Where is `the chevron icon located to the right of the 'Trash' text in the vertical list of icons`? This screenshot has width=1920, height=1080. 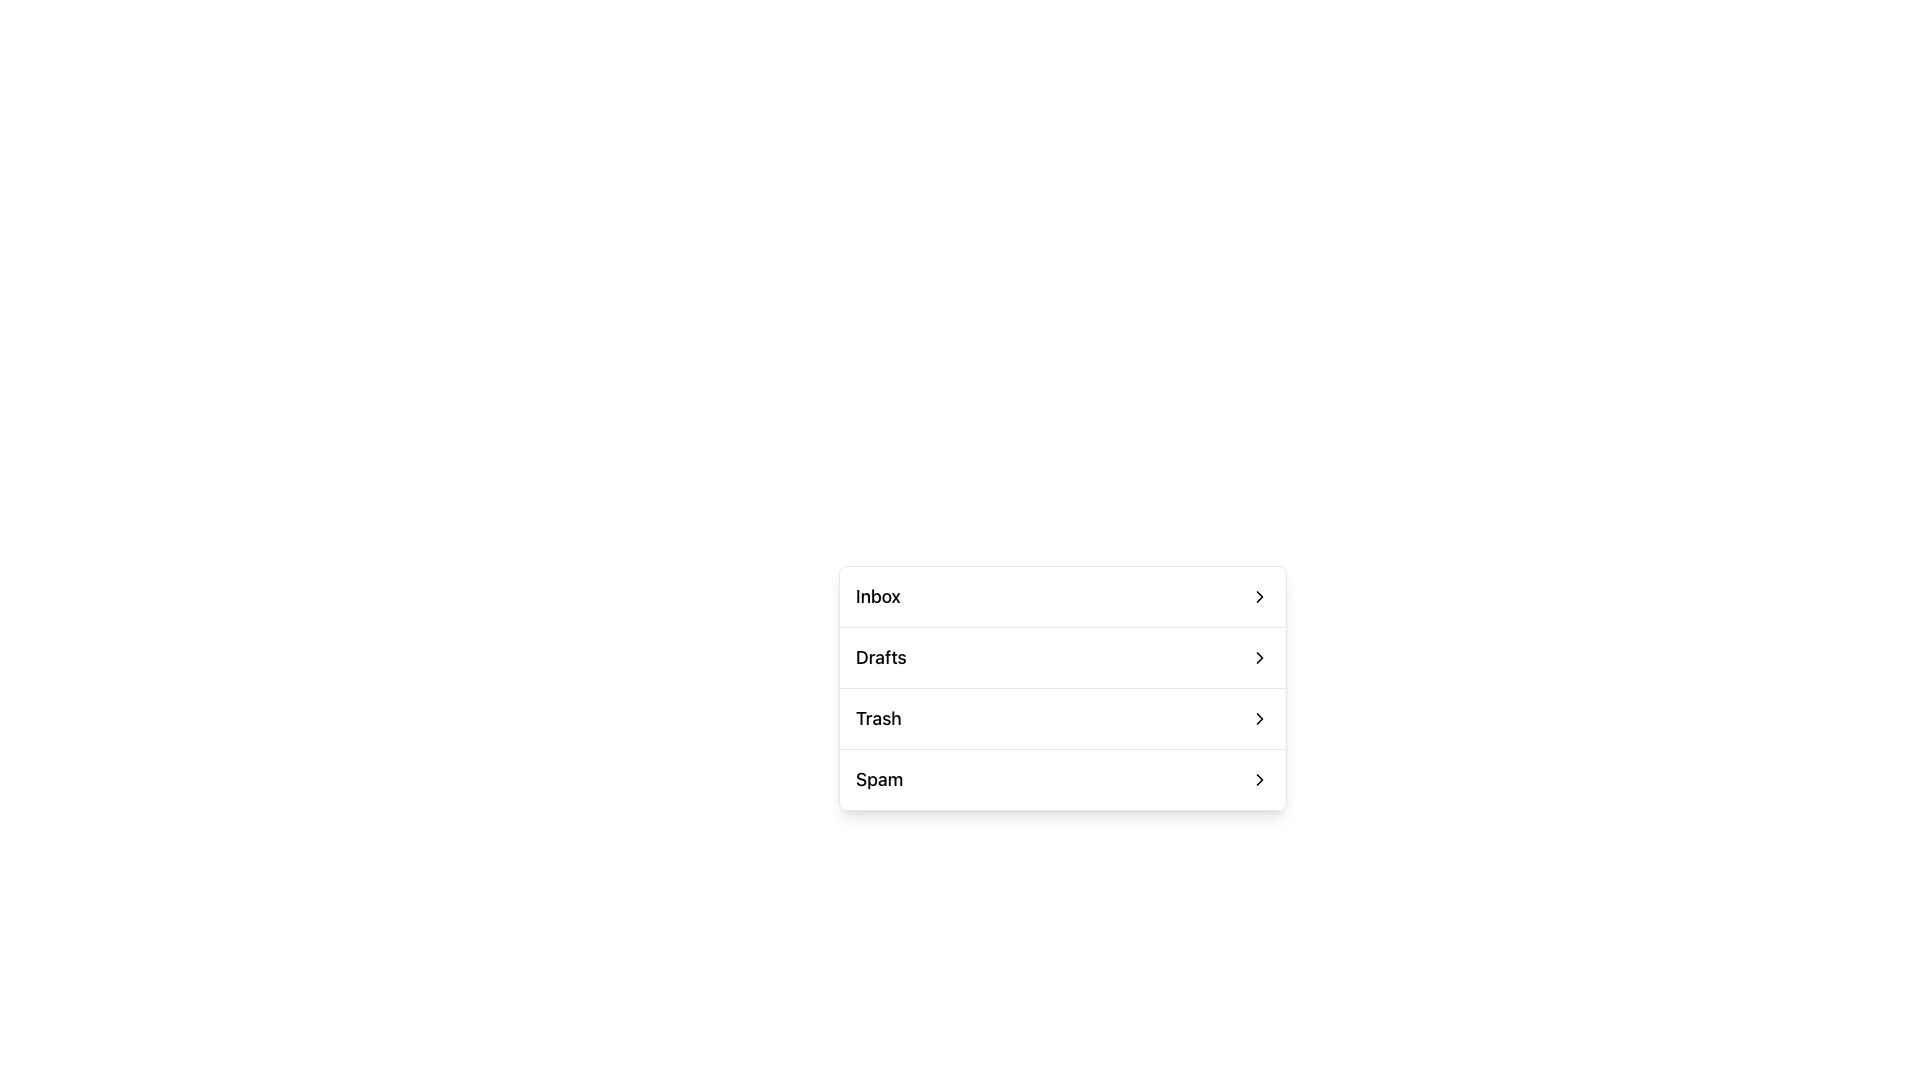 the chevron icon located to the right of the 'Trash' text in the vertical list of icons is located at coordinates (1258, 717).